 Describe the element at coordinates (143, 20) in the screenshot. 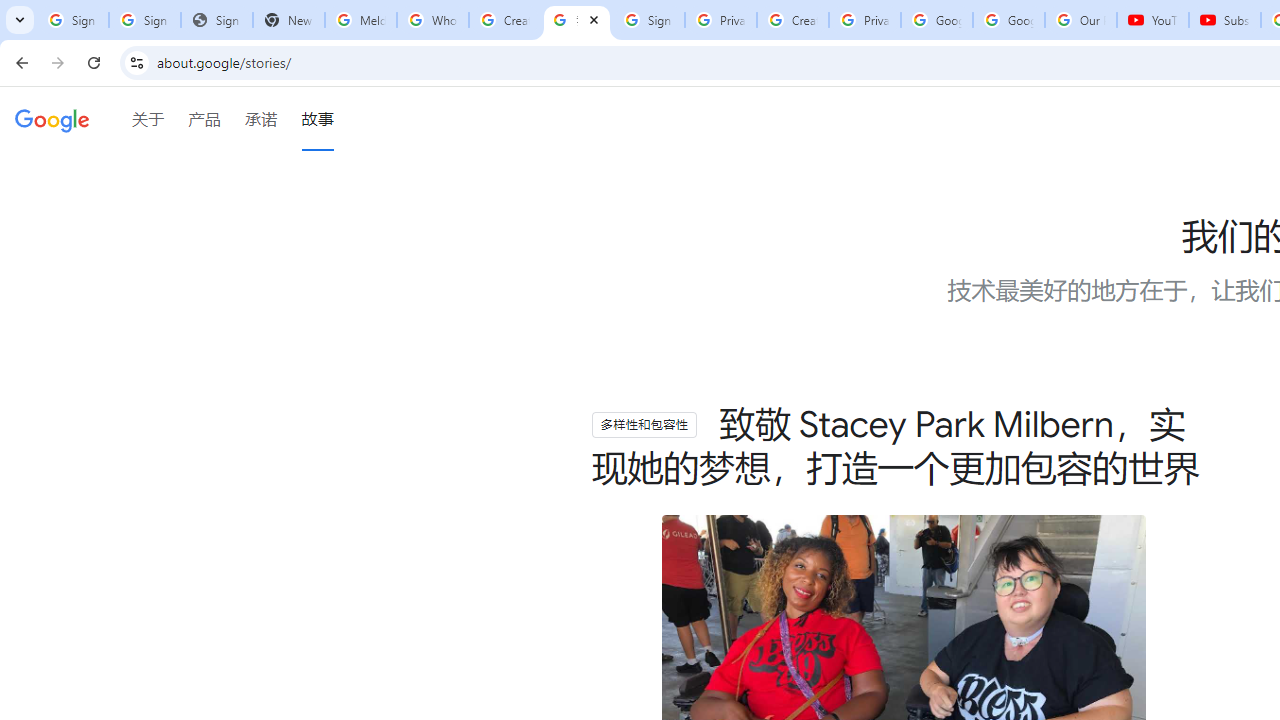

I see `'Sign in - Google Accounts'` at that location.